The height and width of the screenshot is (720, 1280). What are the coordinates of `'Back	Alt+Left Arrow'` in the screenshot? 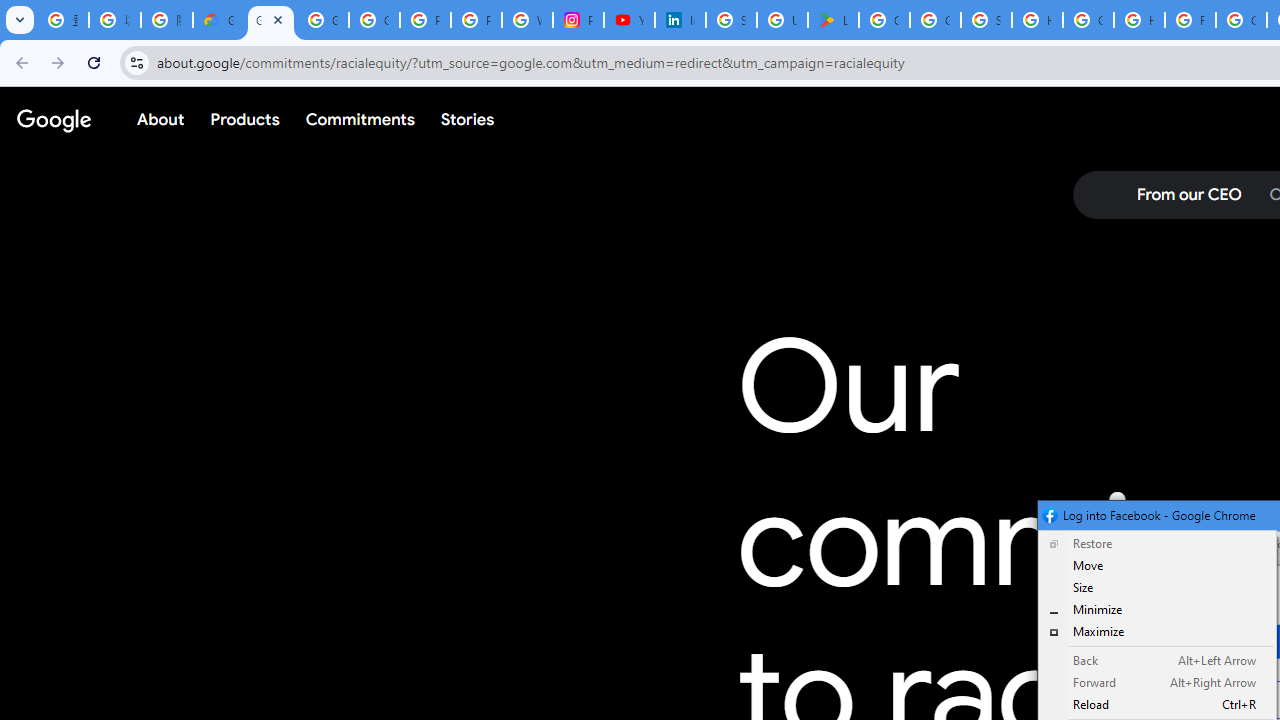 It's located at (1157, 660).